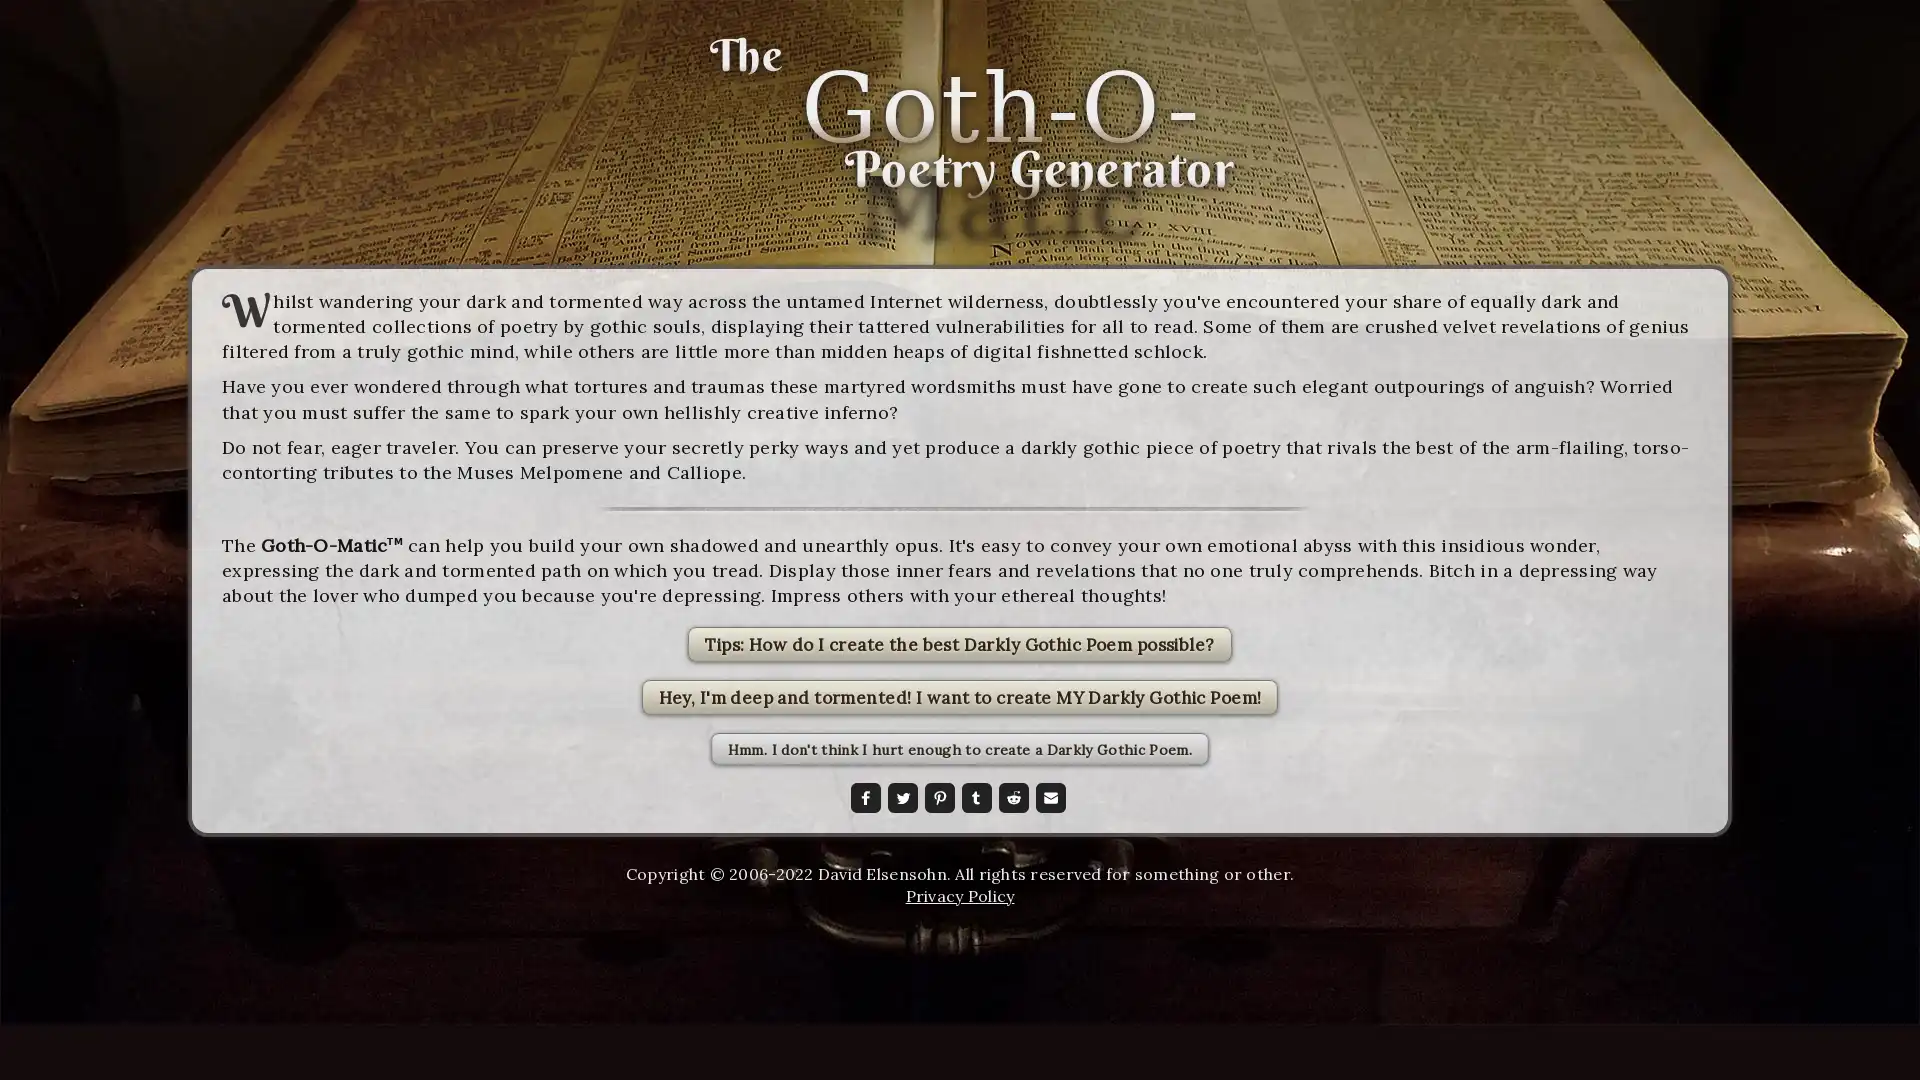 This screenshot has height=1080, width=1920. What do you see at coordinates (1011, 796) in the screenshot?
I see `Share to Reddit` at bounding box center [1011, 796].